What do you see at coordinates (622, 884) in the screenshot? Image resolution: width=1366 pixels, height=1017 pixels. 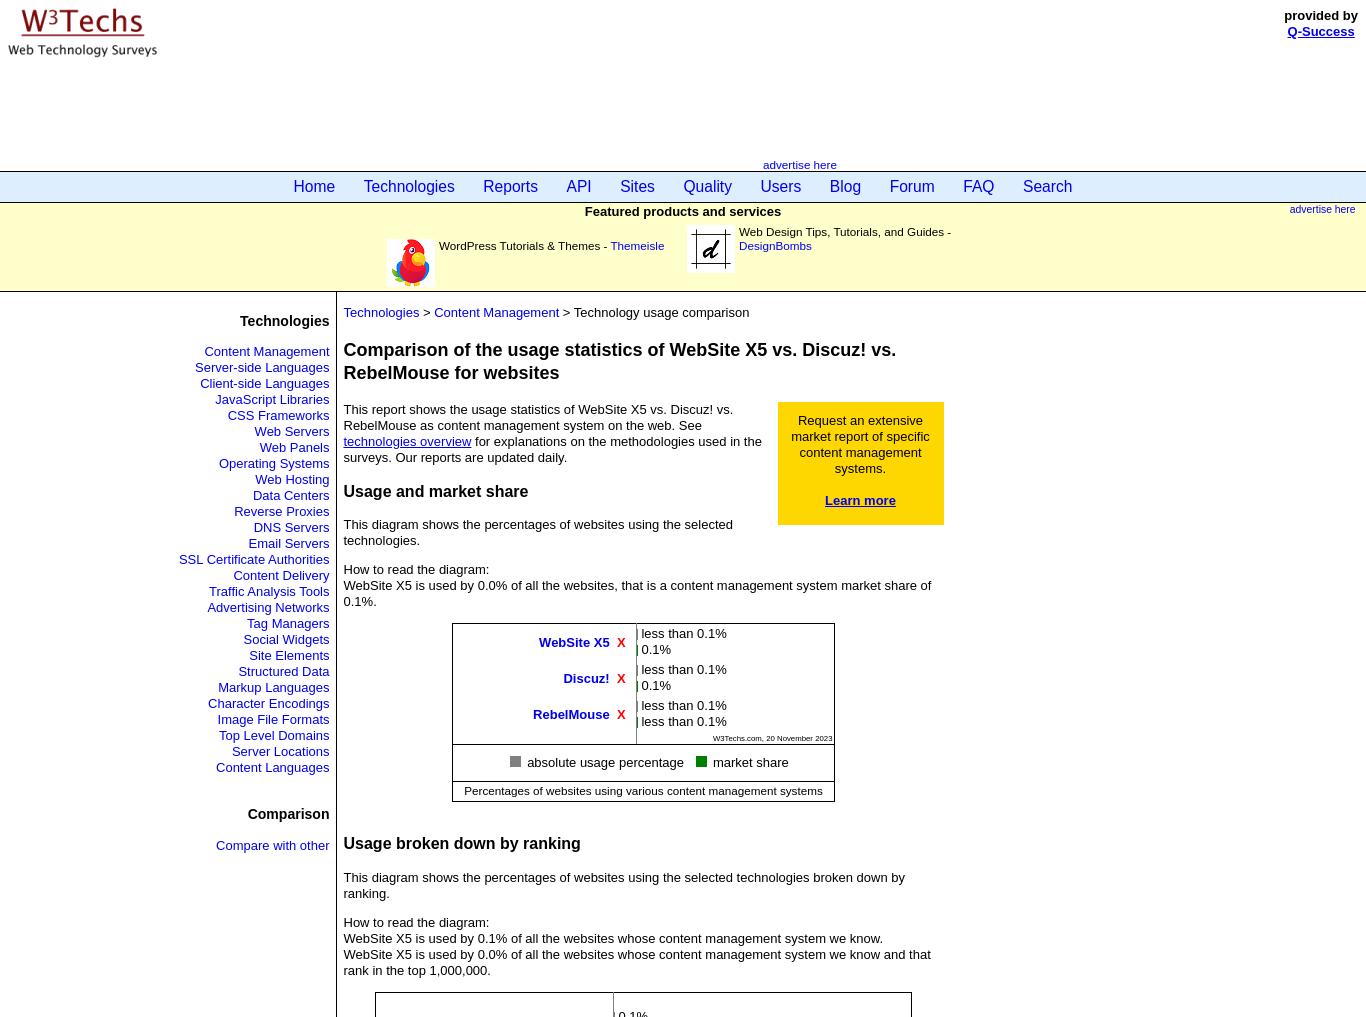 I see `'This diagram shows the percentages of websites using the selected technologies broken down by ranking.'` at bounding box center [622, 884].